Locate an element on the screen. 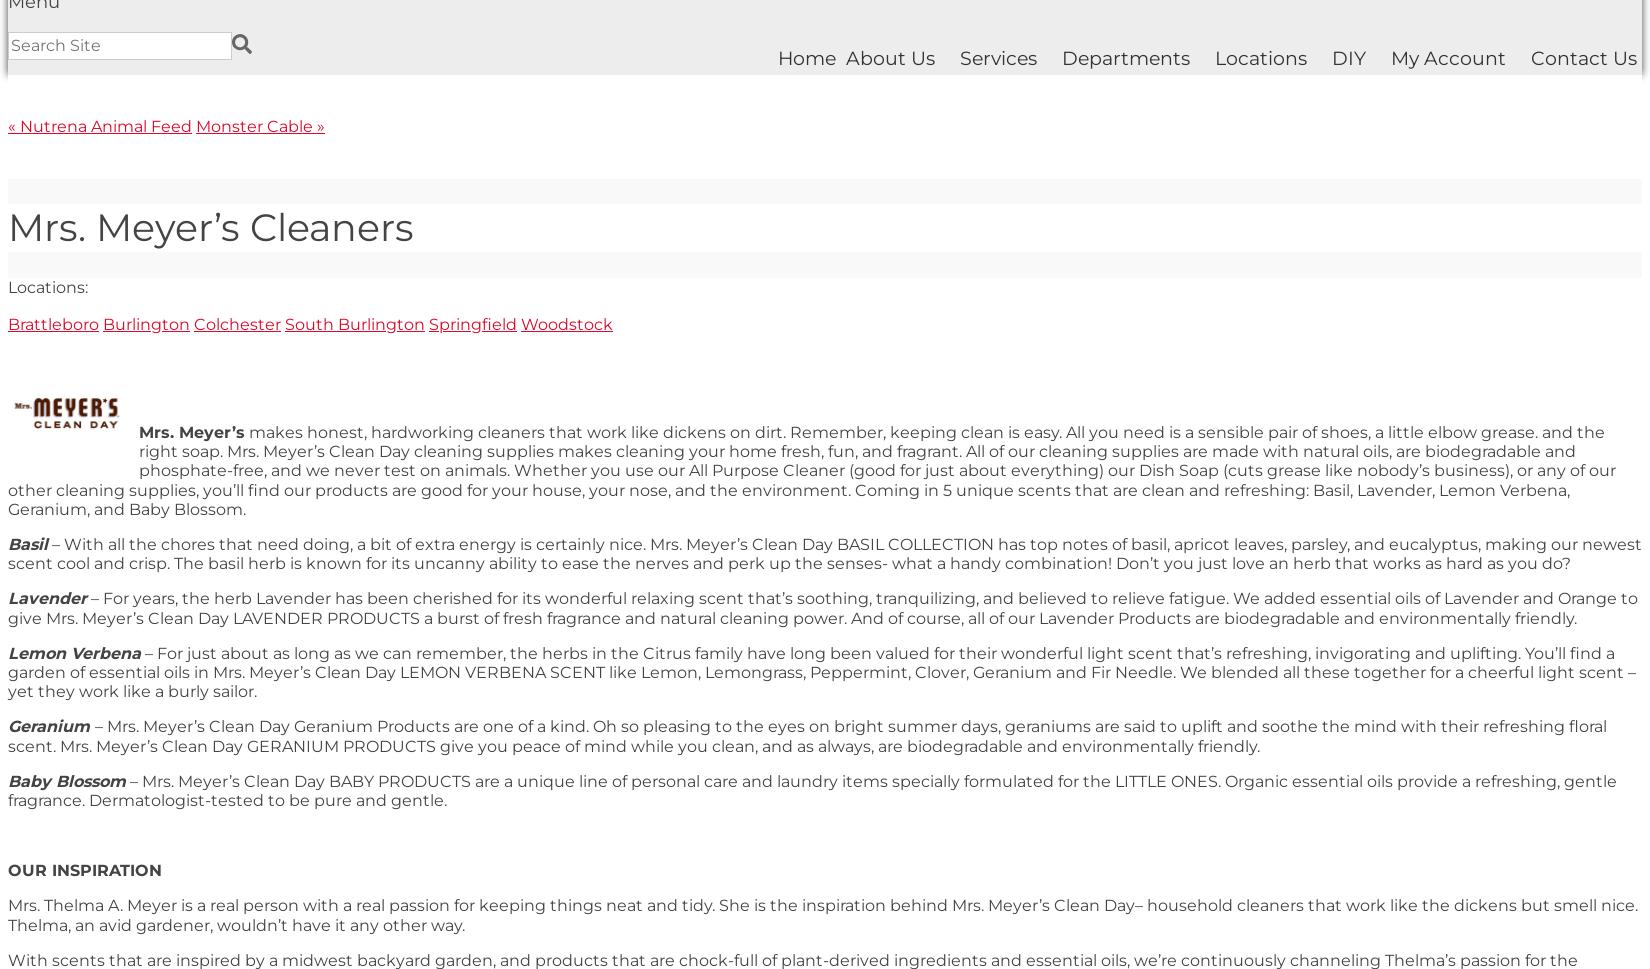  'Our formulas combine plant-based ingredients with leading edge cleaning know-how to provide a enjoyable, positive experience for our consumers. The results of third-party testing show that our products outperform other “green” brands and are on par with, and often superior to, national brands.' is located at coordinates (791, 420).